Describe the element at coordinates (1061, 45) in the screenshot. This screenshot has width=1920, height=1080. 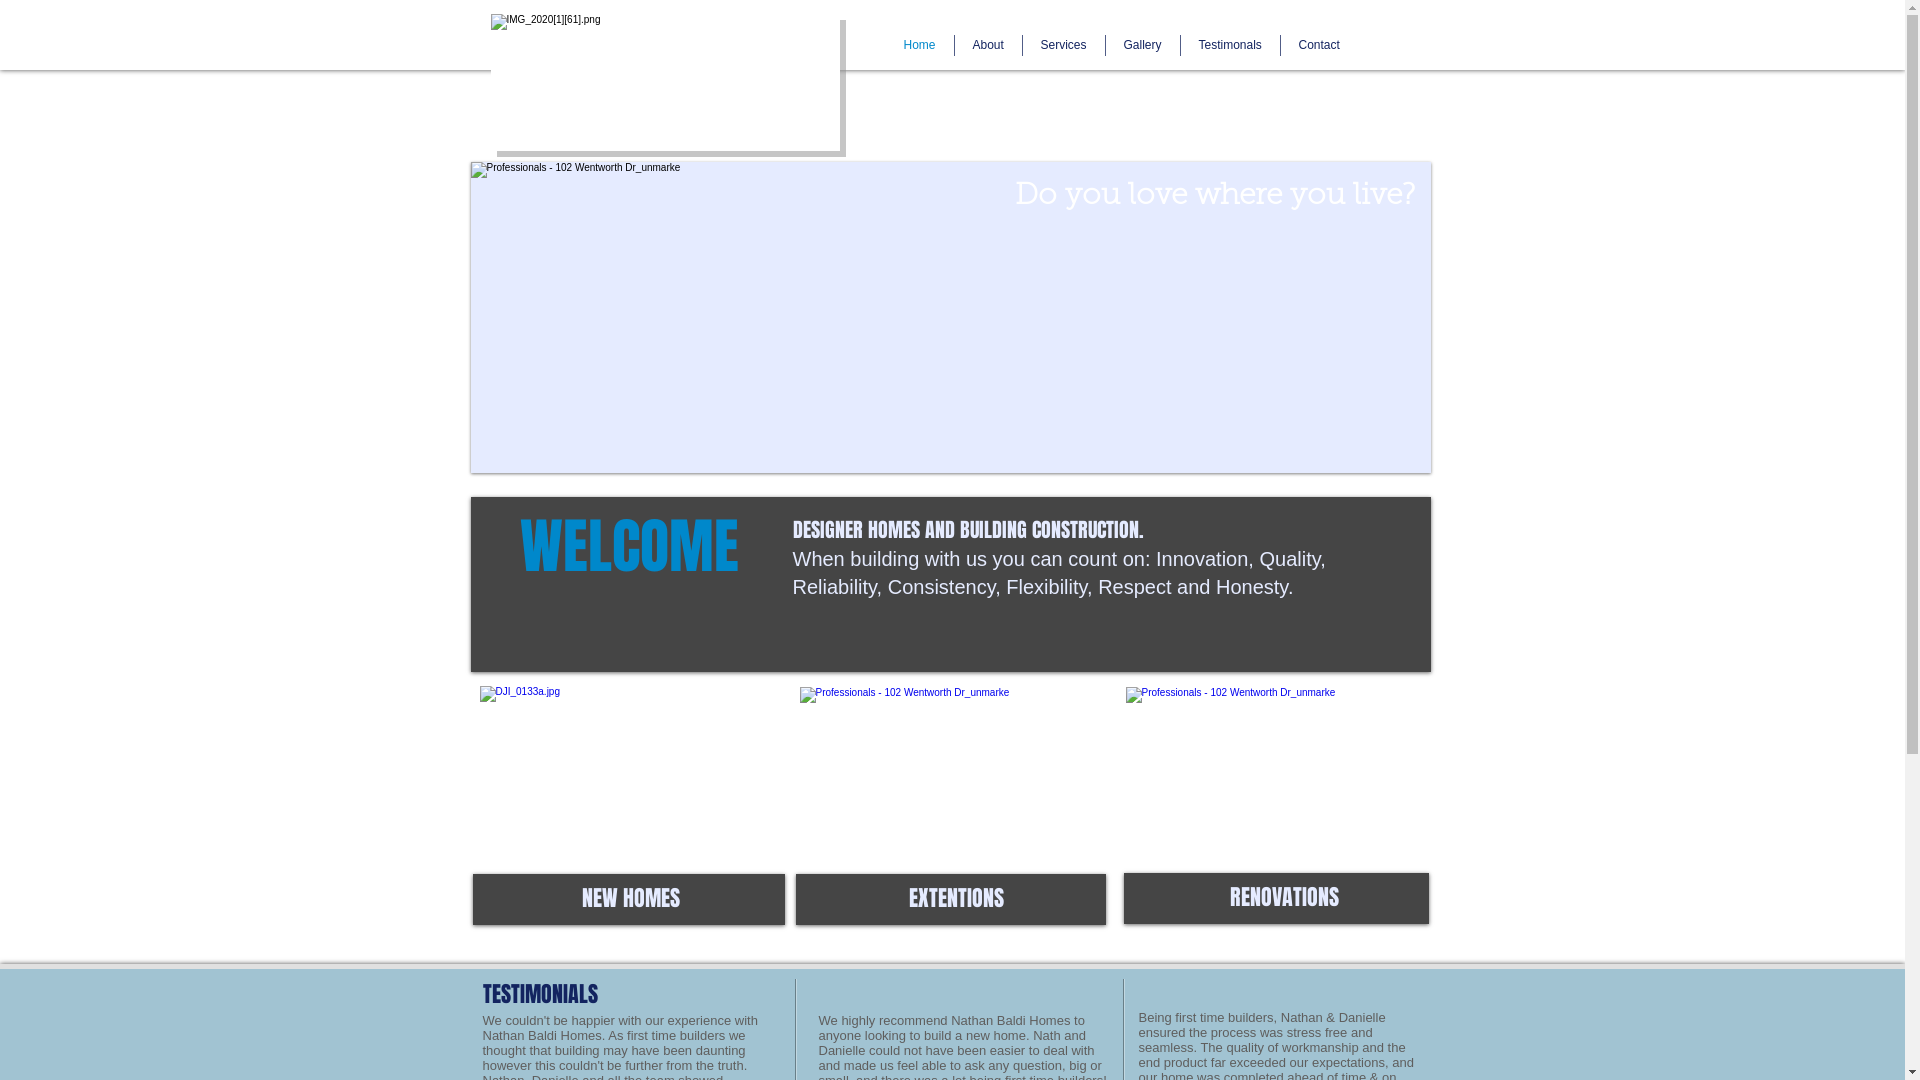
I see `'Services'` at that location.